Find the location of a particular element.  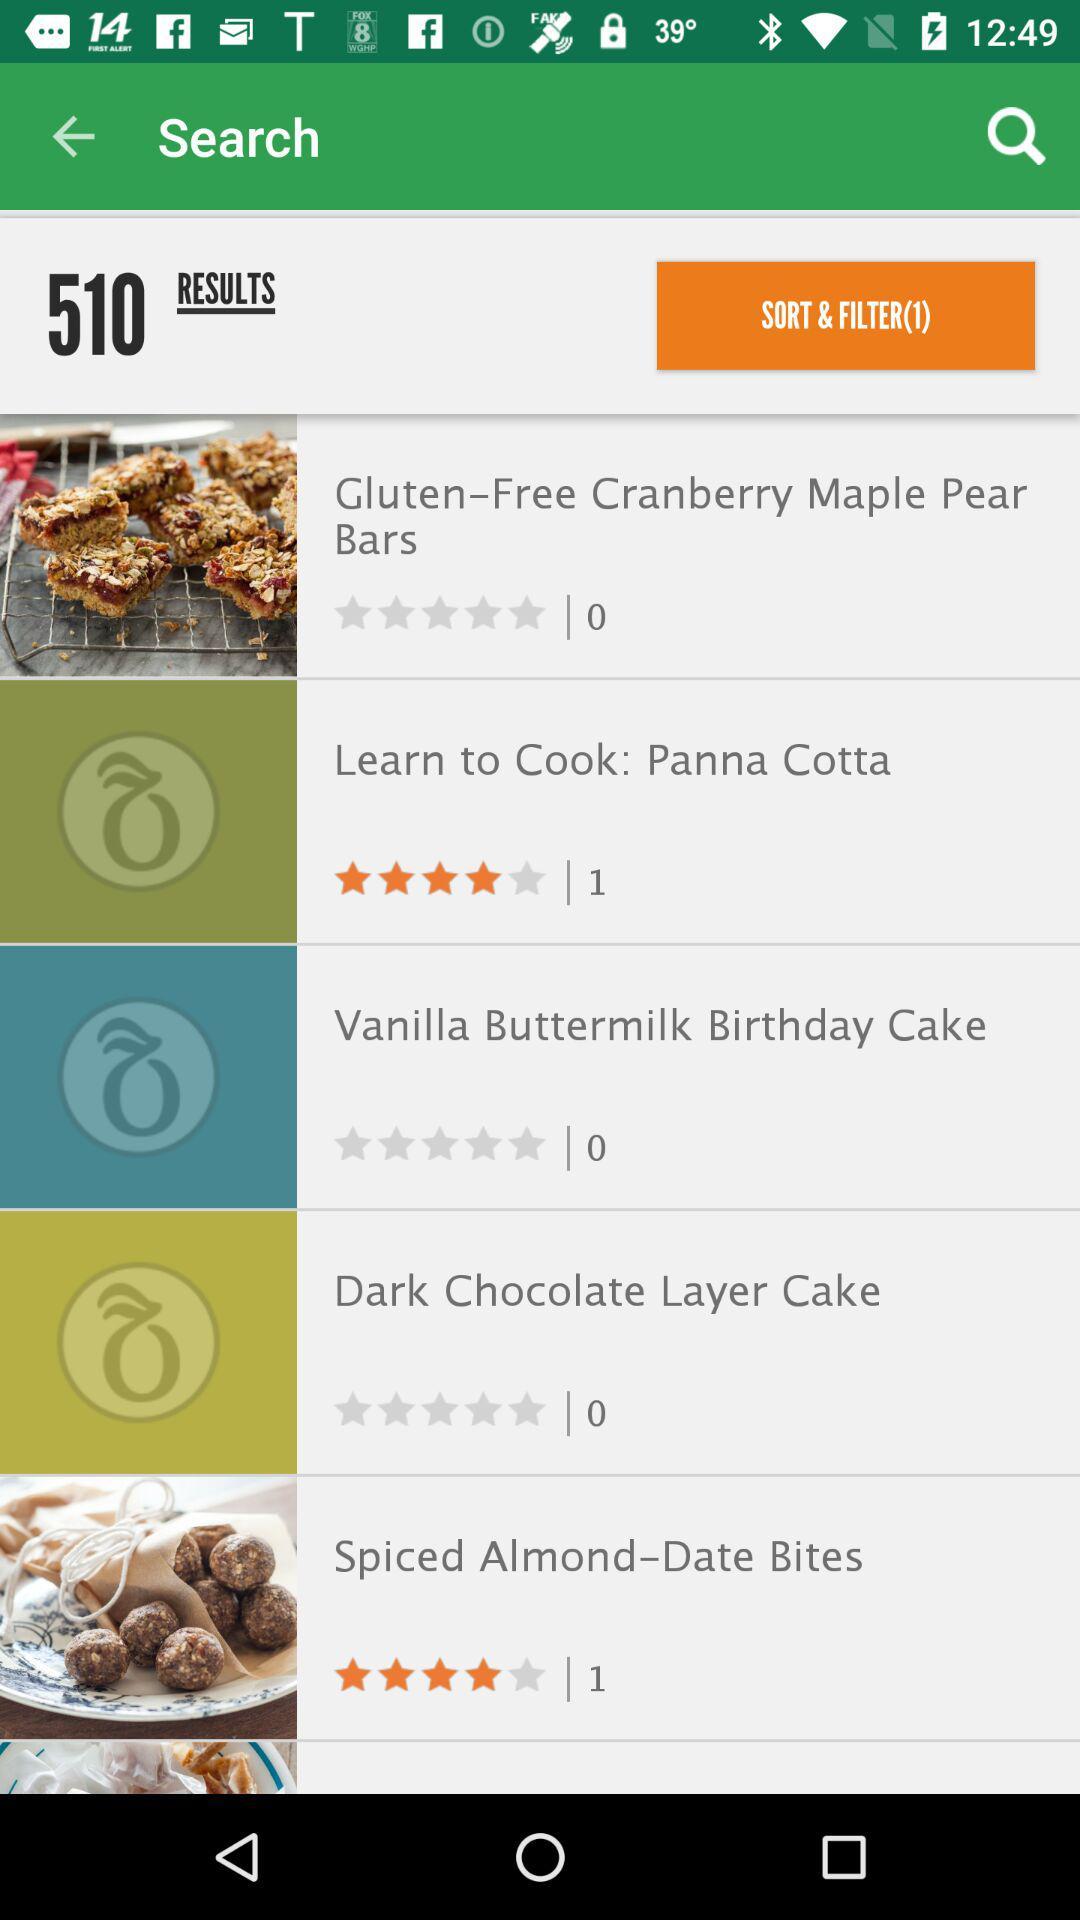

the sort & filter(1) item is located at coordinates (845, 314).